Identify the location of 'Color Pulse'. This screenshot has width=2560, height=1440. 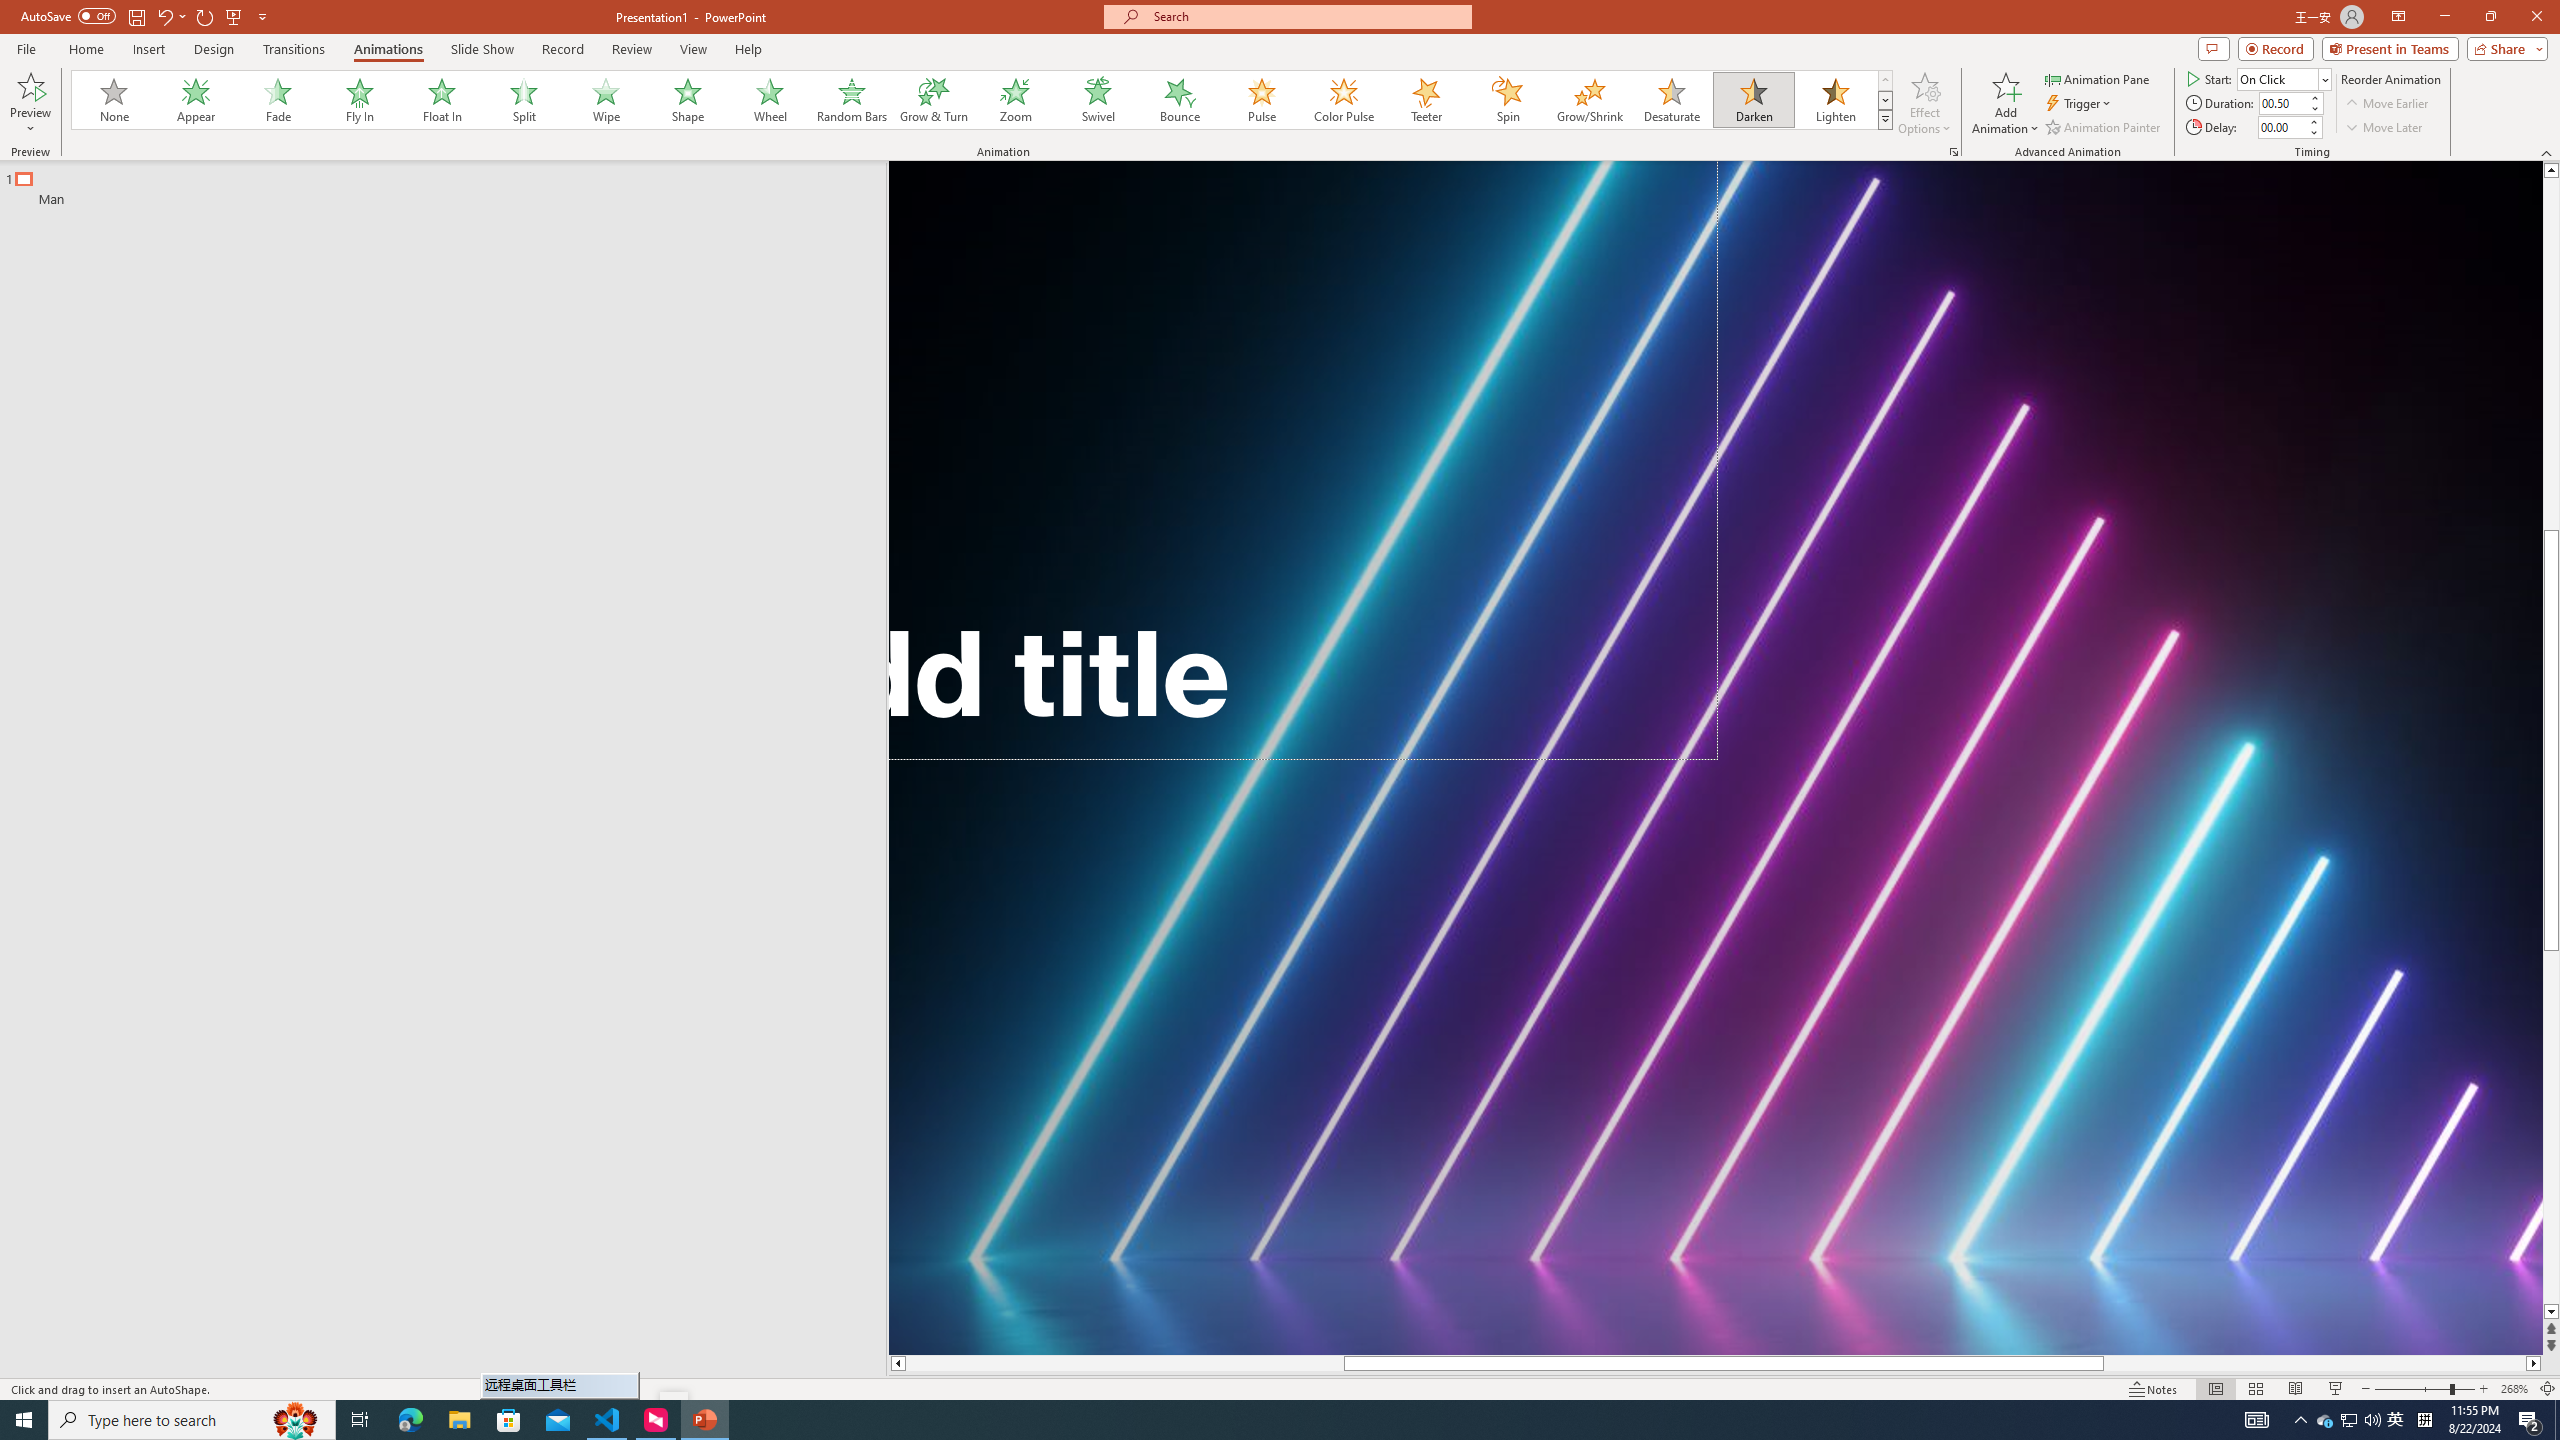
(1344, 99).